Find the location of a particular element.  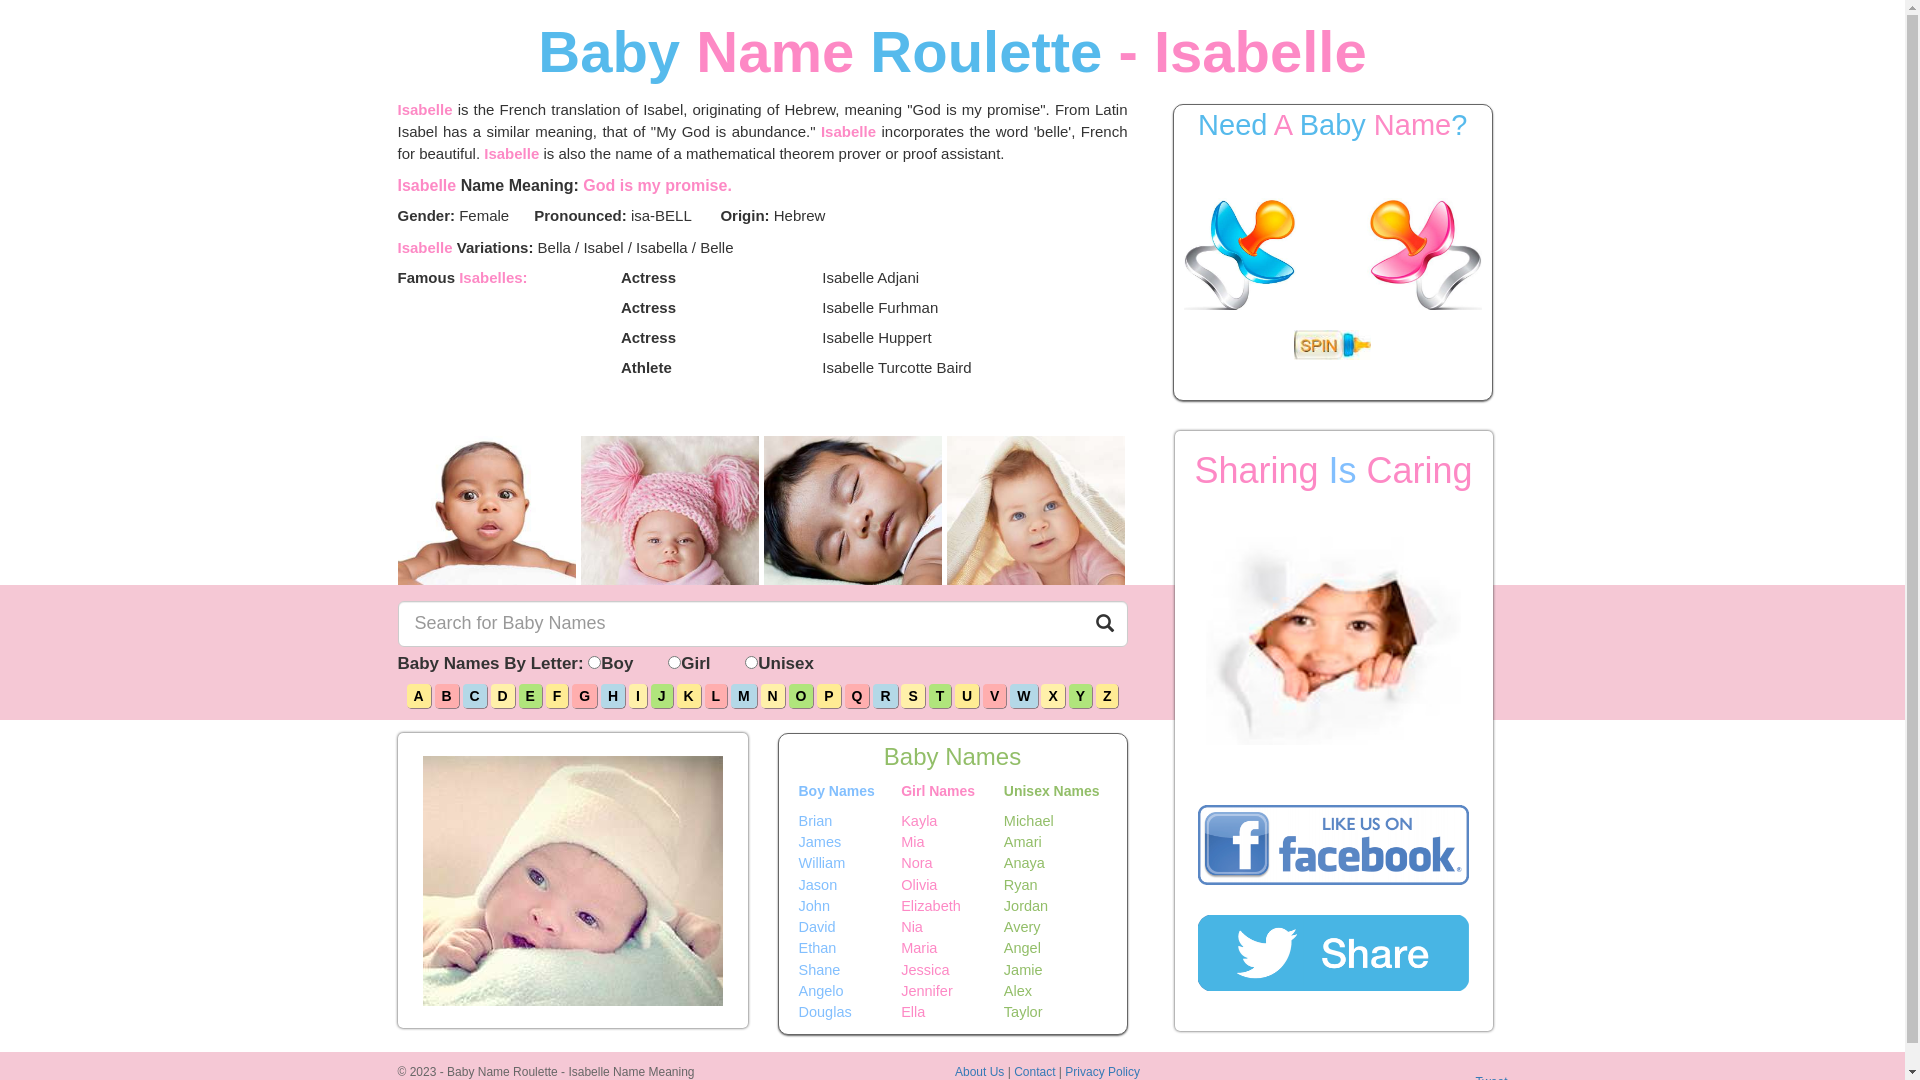

'O' is located at coordinates (787, 694).